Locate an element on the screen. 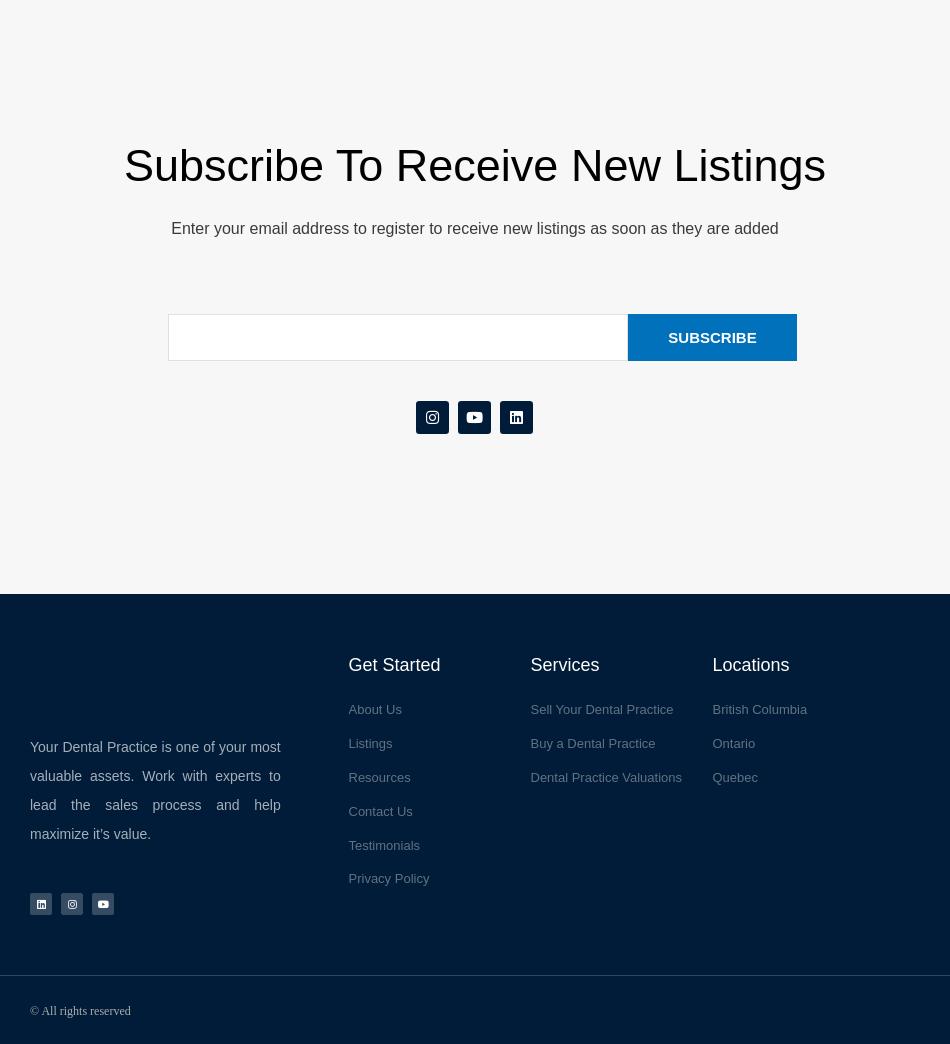  'Ontario' is located at coordinates (732, 743).